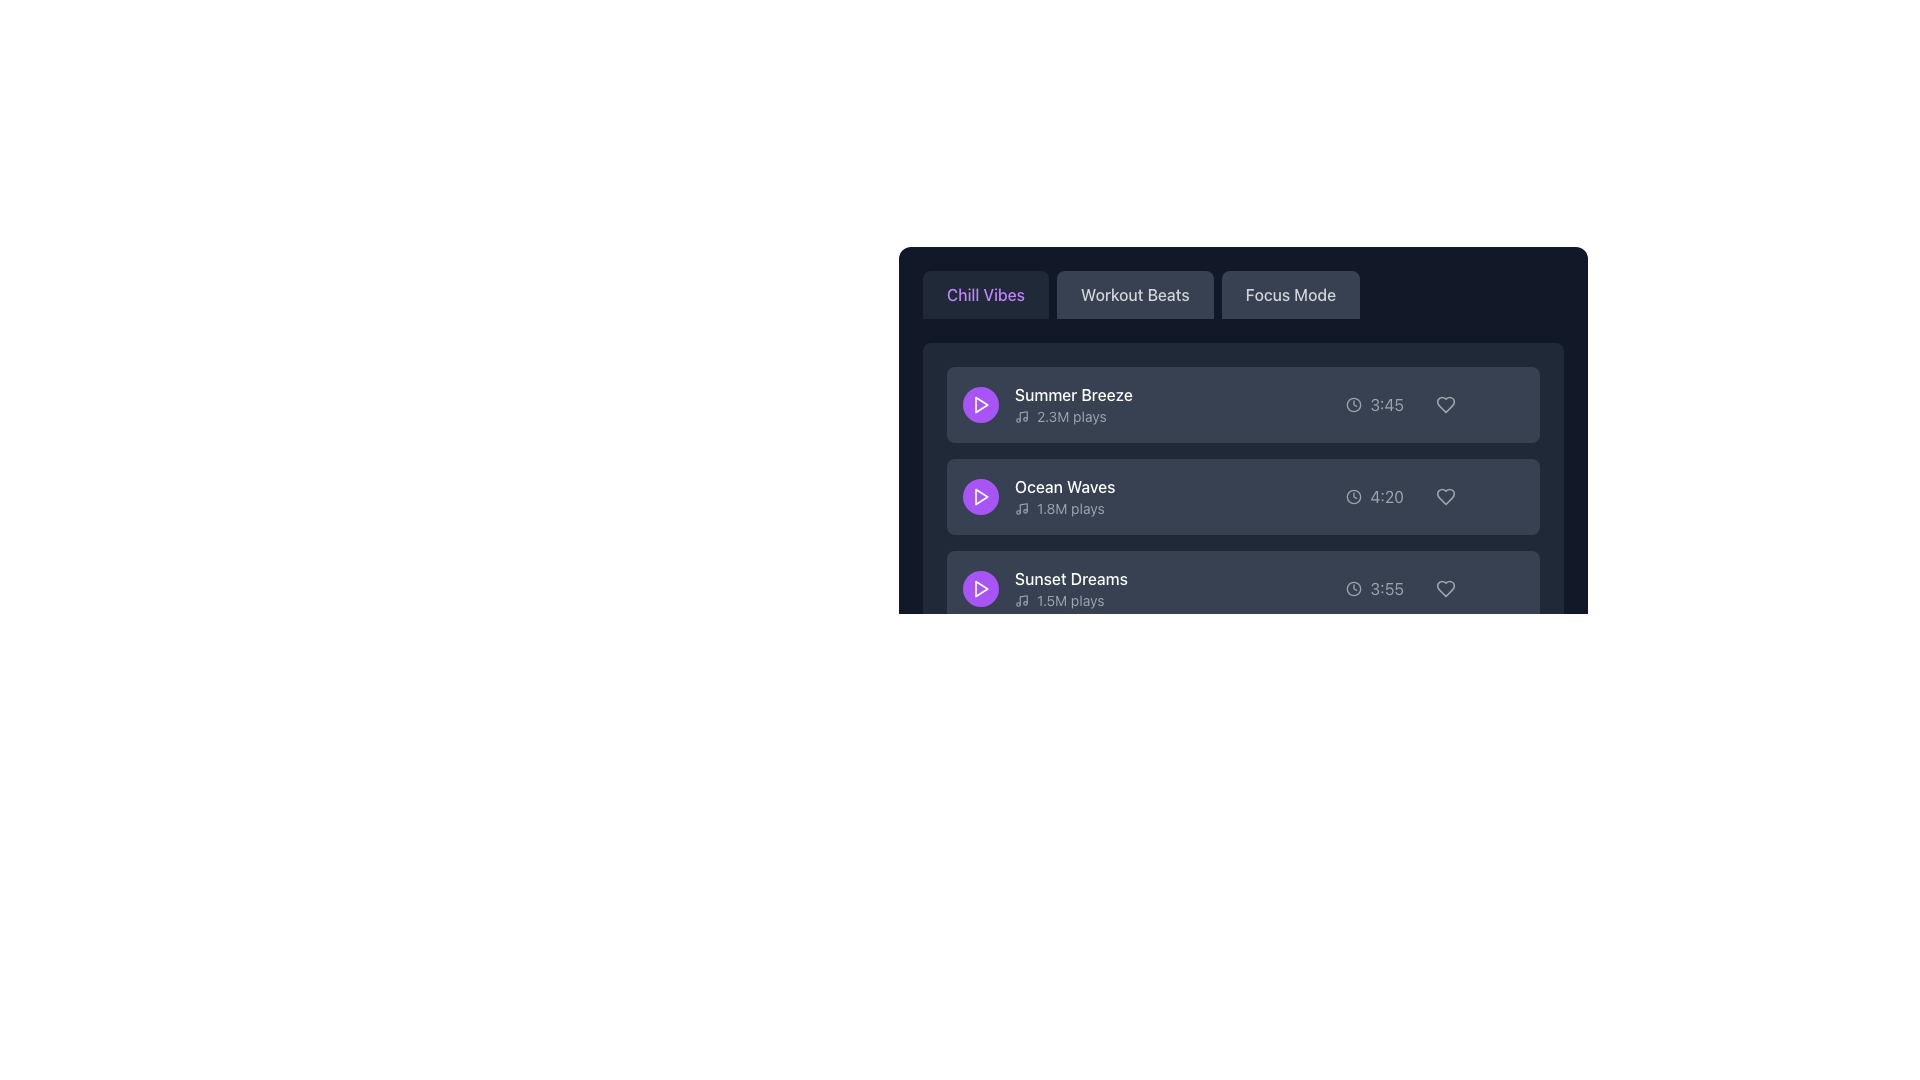 This screenshot has width=1920, height=1080. Describe the element at coordinates (980, 405) in the screenshot. I see `the play button located to the left of the text displaying the song title 'Summer Breeze' to initiate media playback` at that location.